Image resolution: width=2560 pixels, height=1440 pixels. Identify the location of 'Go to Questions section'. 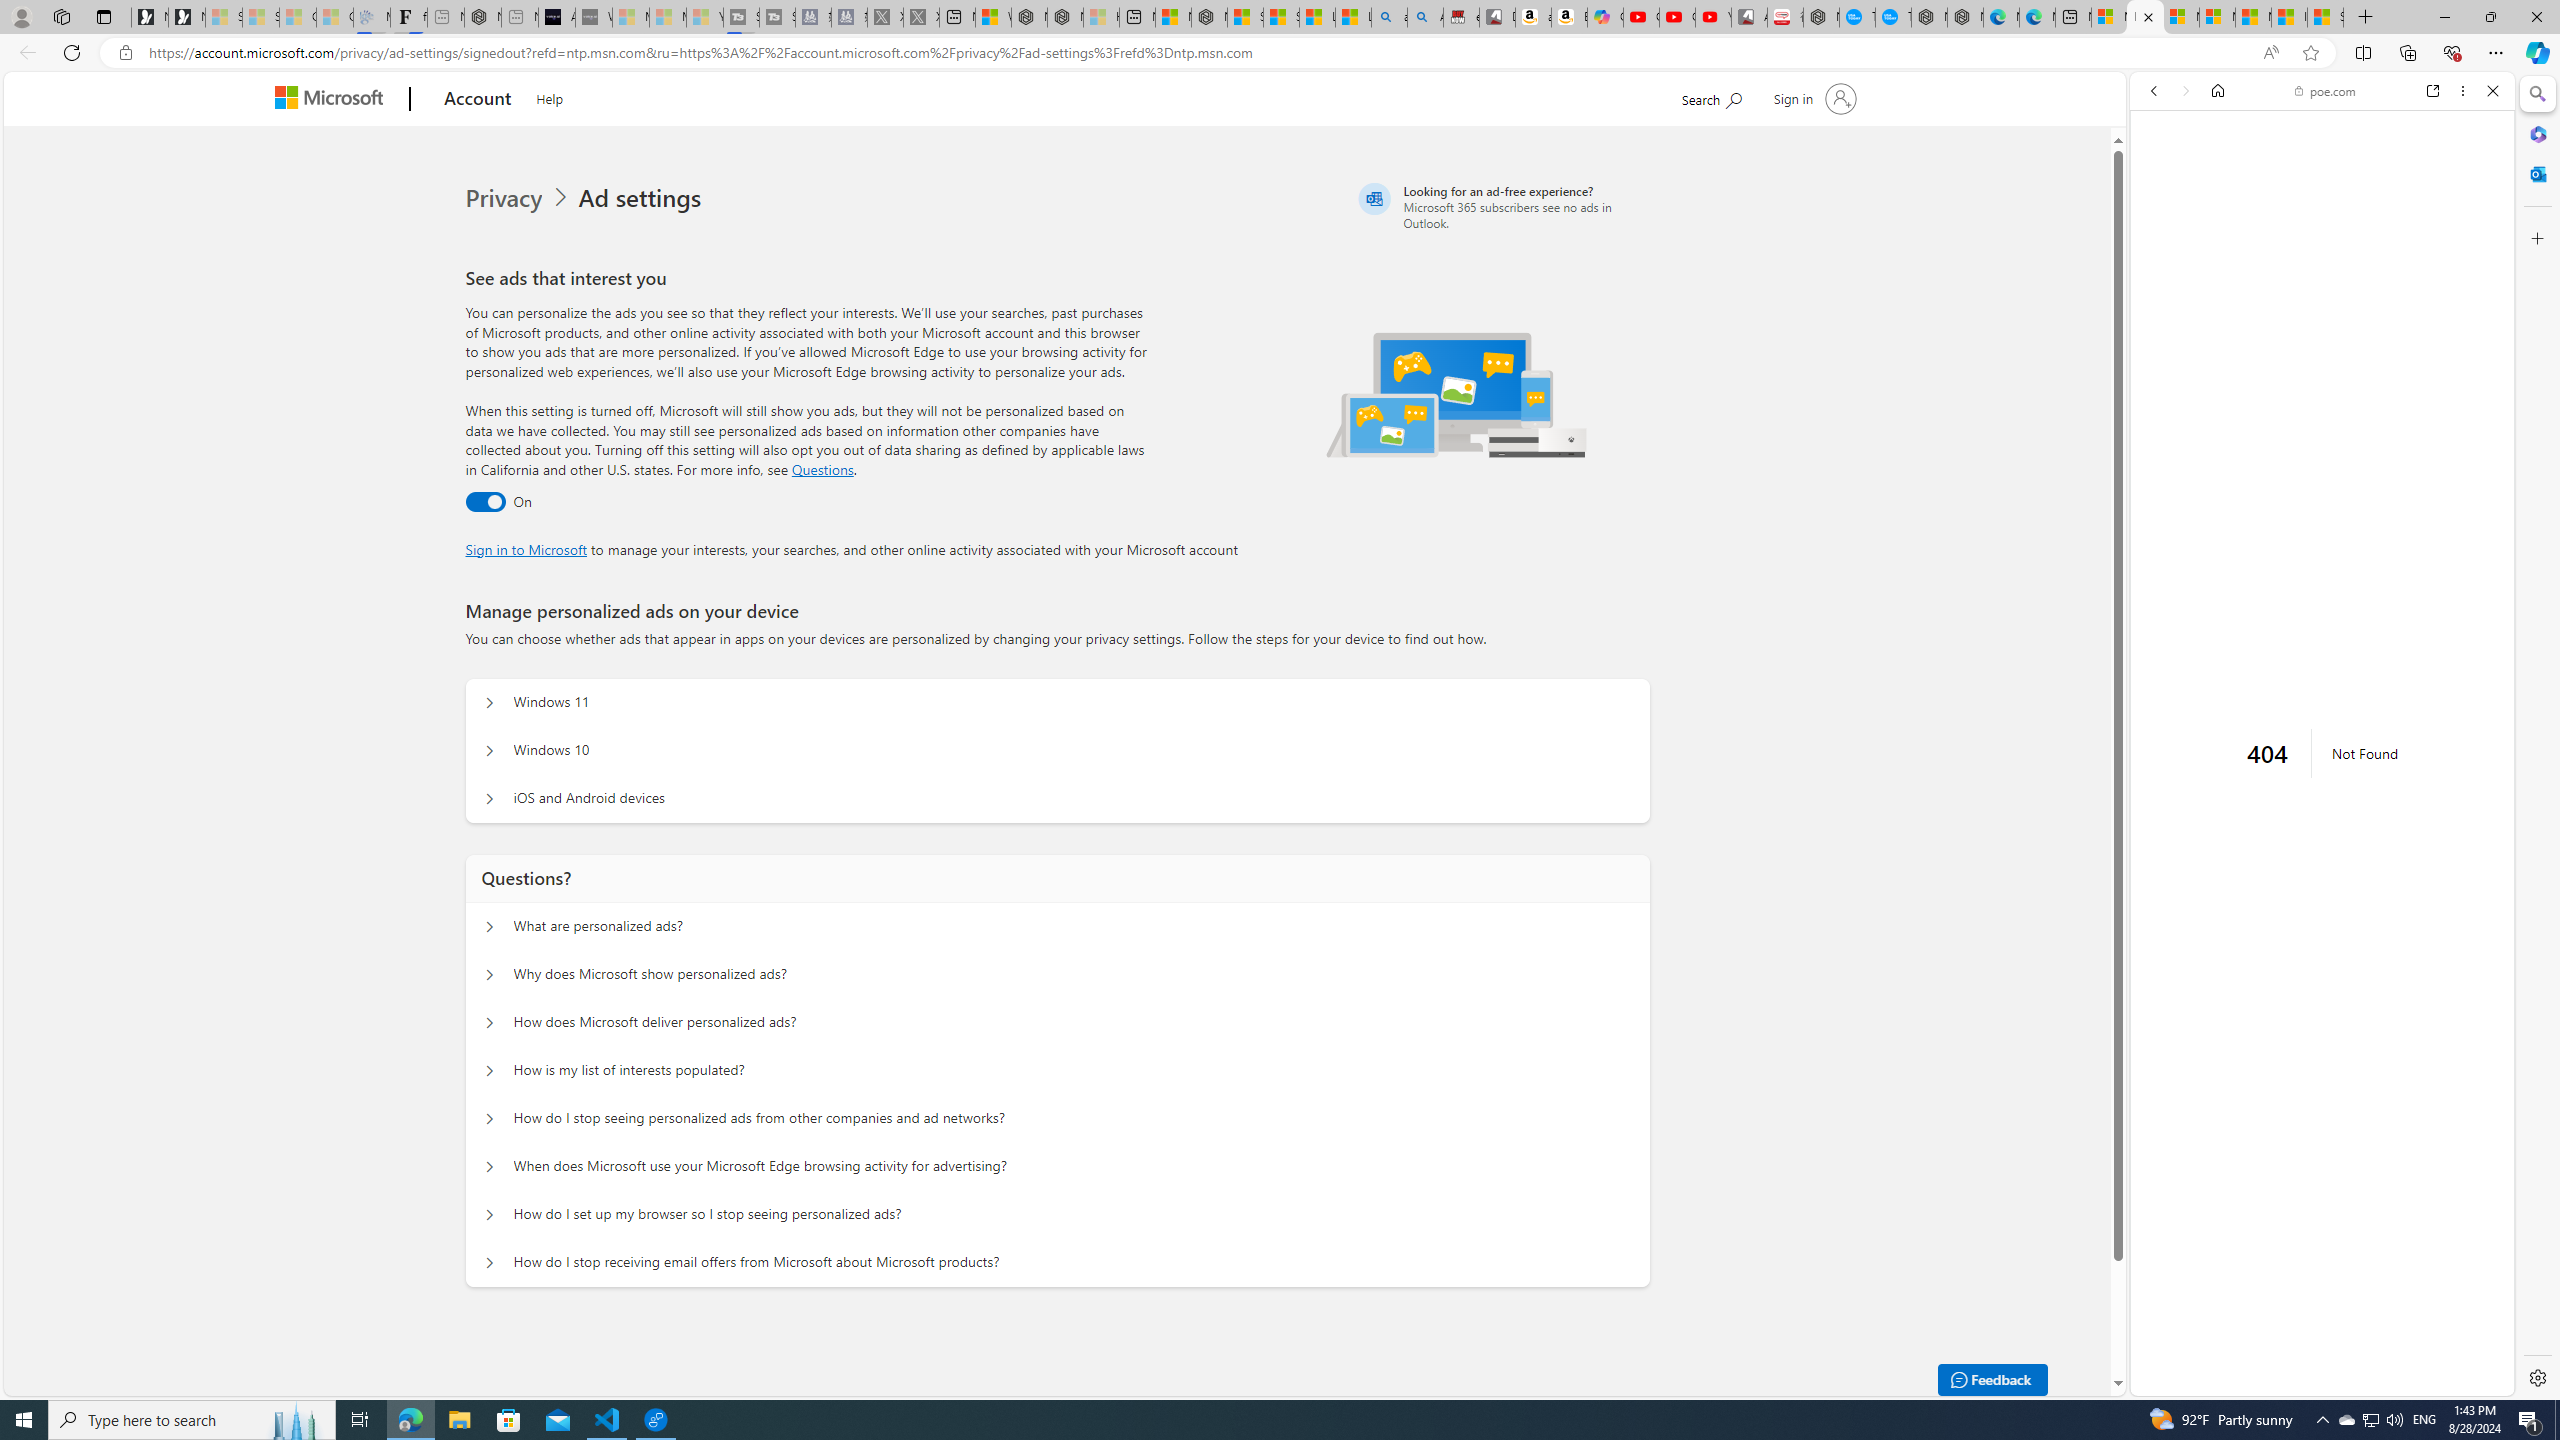
(823, 468).